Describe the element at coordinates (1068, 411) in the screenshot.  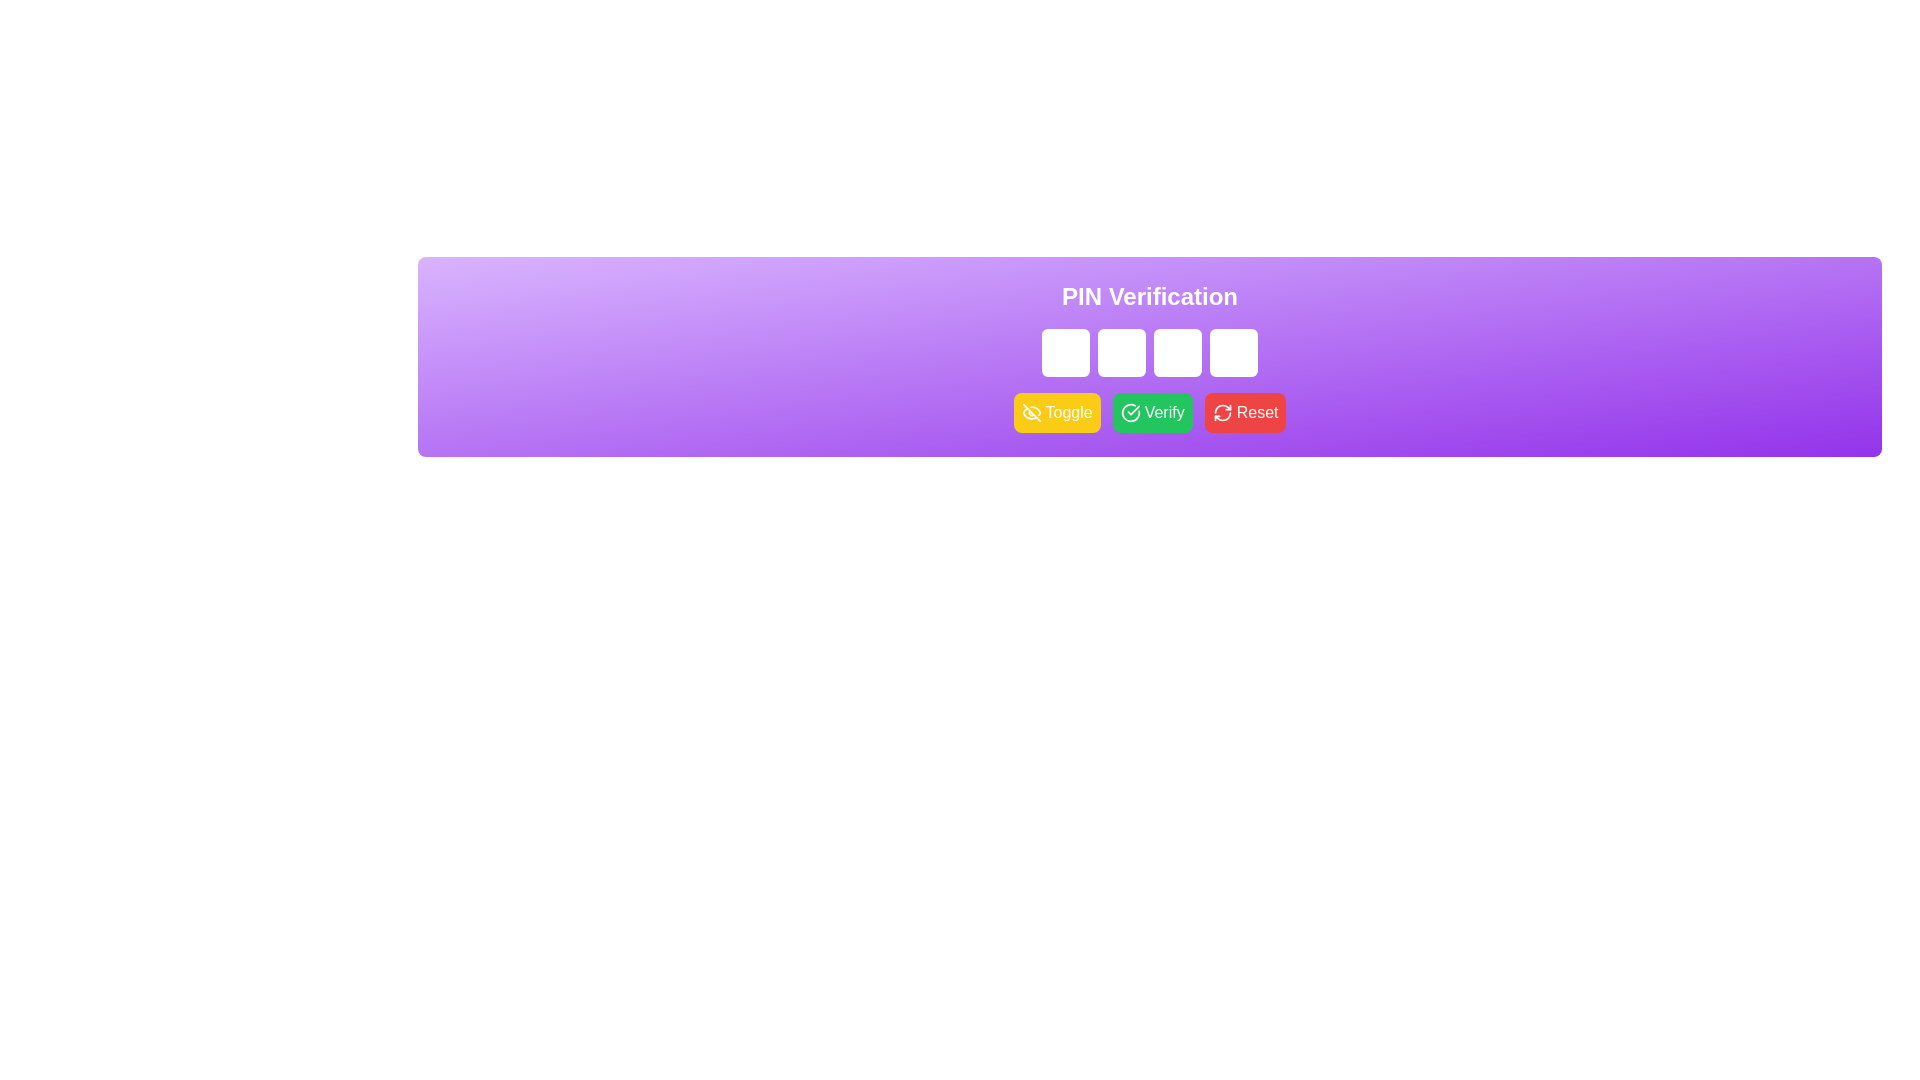
I see `the 'Toggle' button, which is a white text component within a yellow rectangular button with rounded corners, located between an eye icon and the 'Verify' button` at that location.